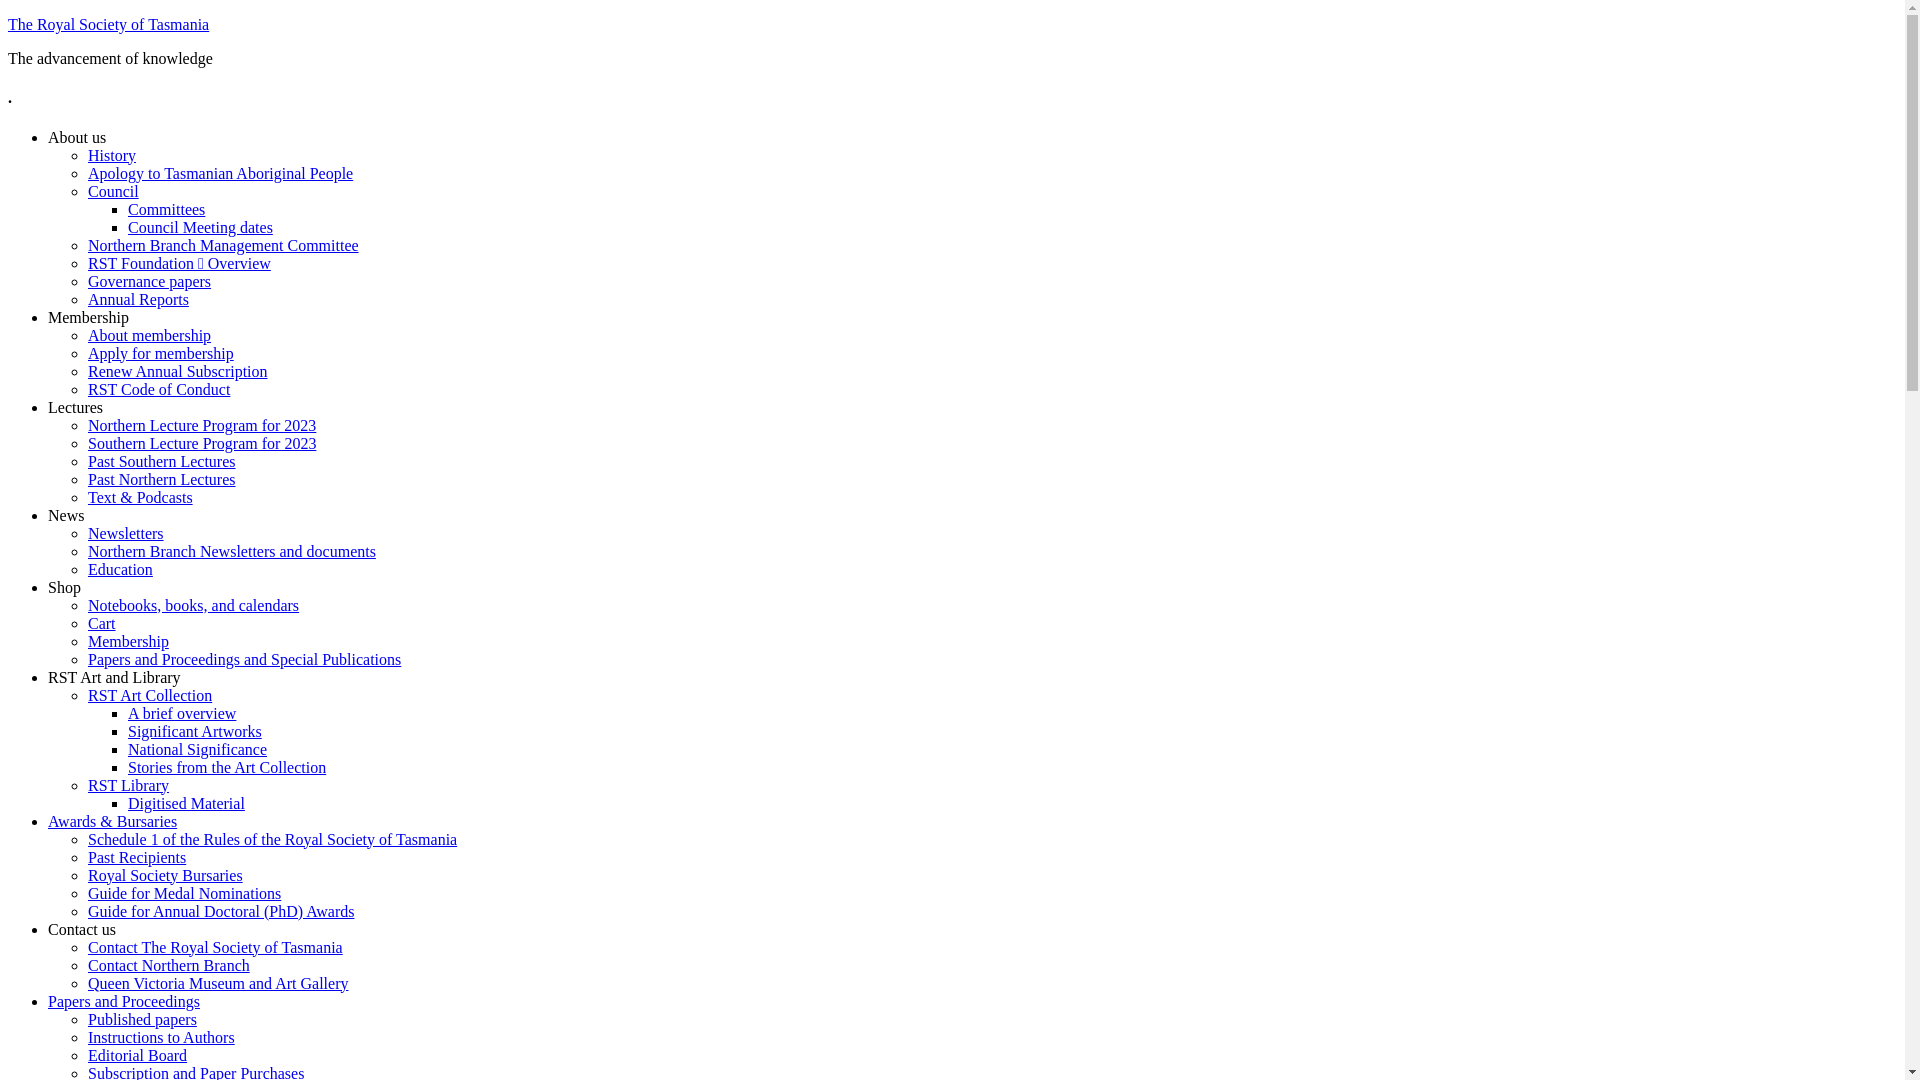  Describe the element at coordinates (119, 569) in the screenshot. I see `'Education'` at that location.